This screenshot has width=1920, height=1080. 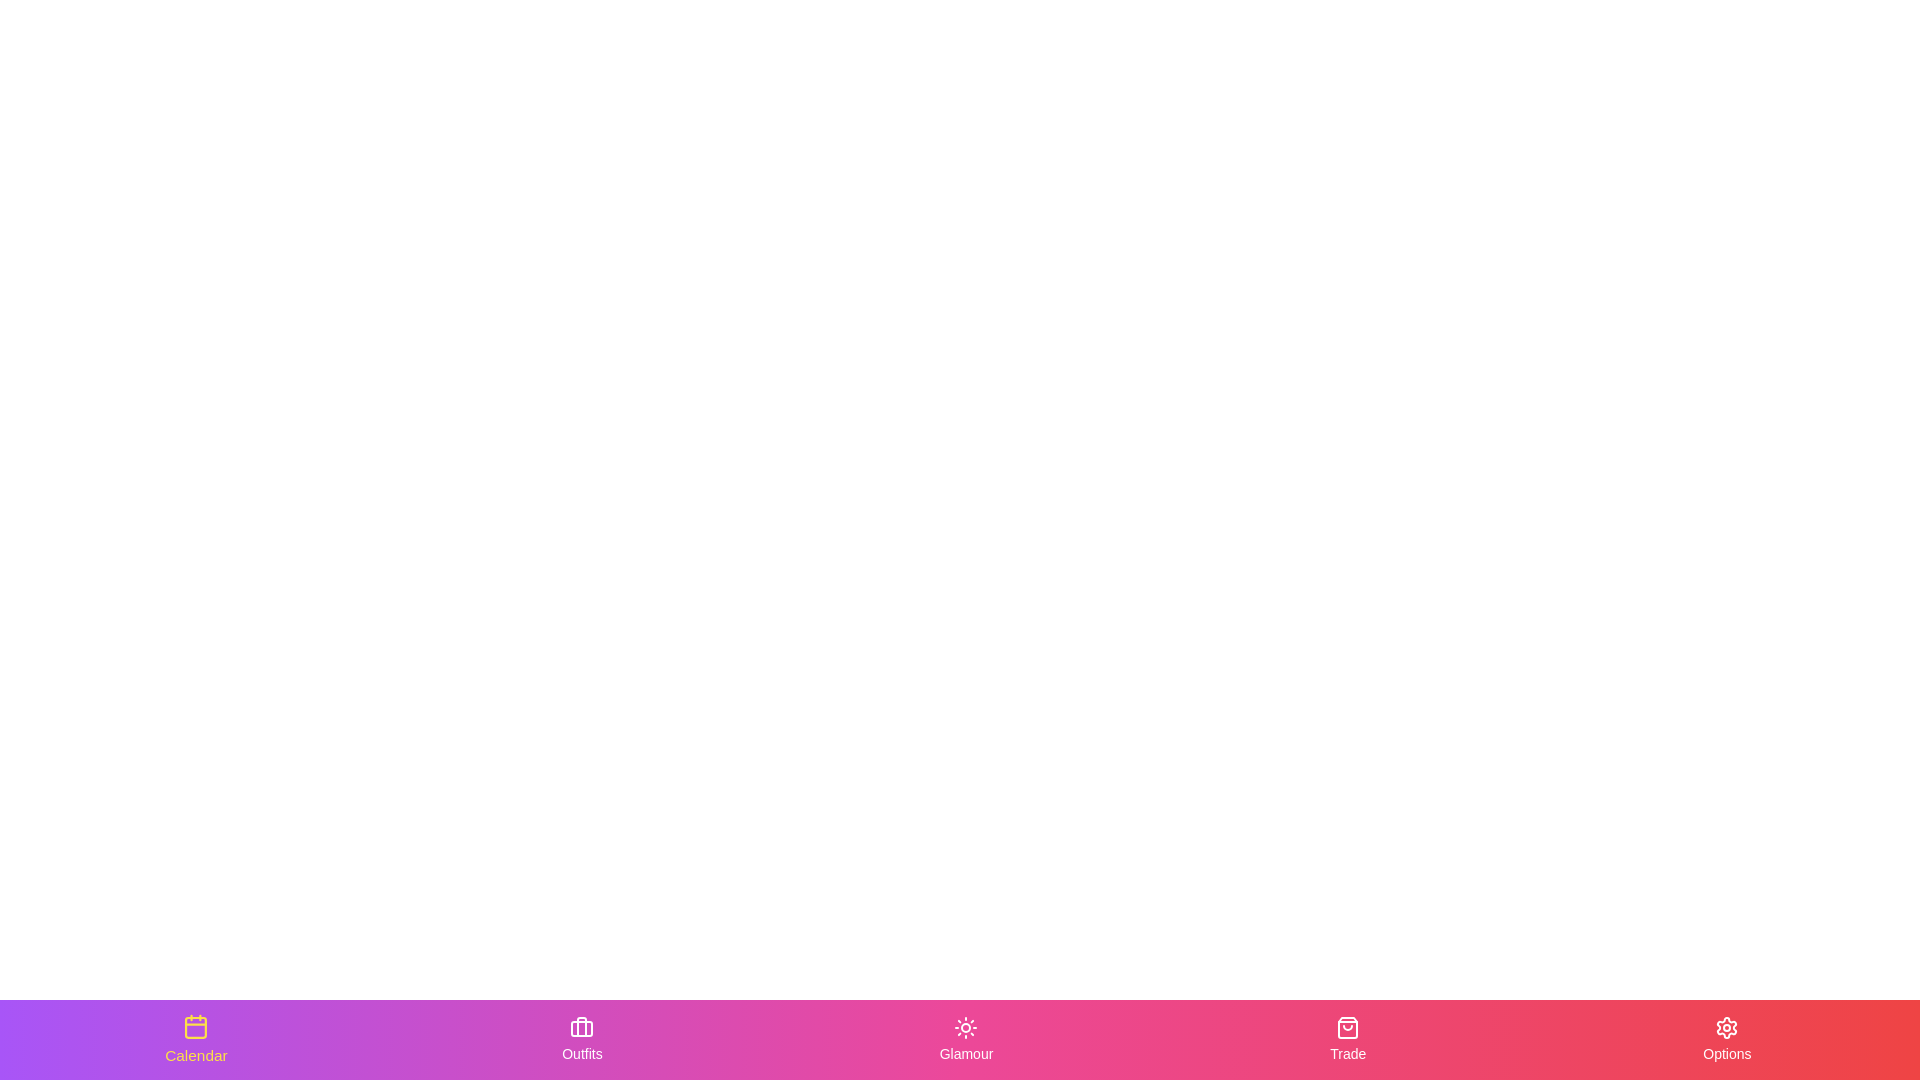 I want to click on the tab labeled Glamour to observe its hover effect, so click(x=966, y=1039).